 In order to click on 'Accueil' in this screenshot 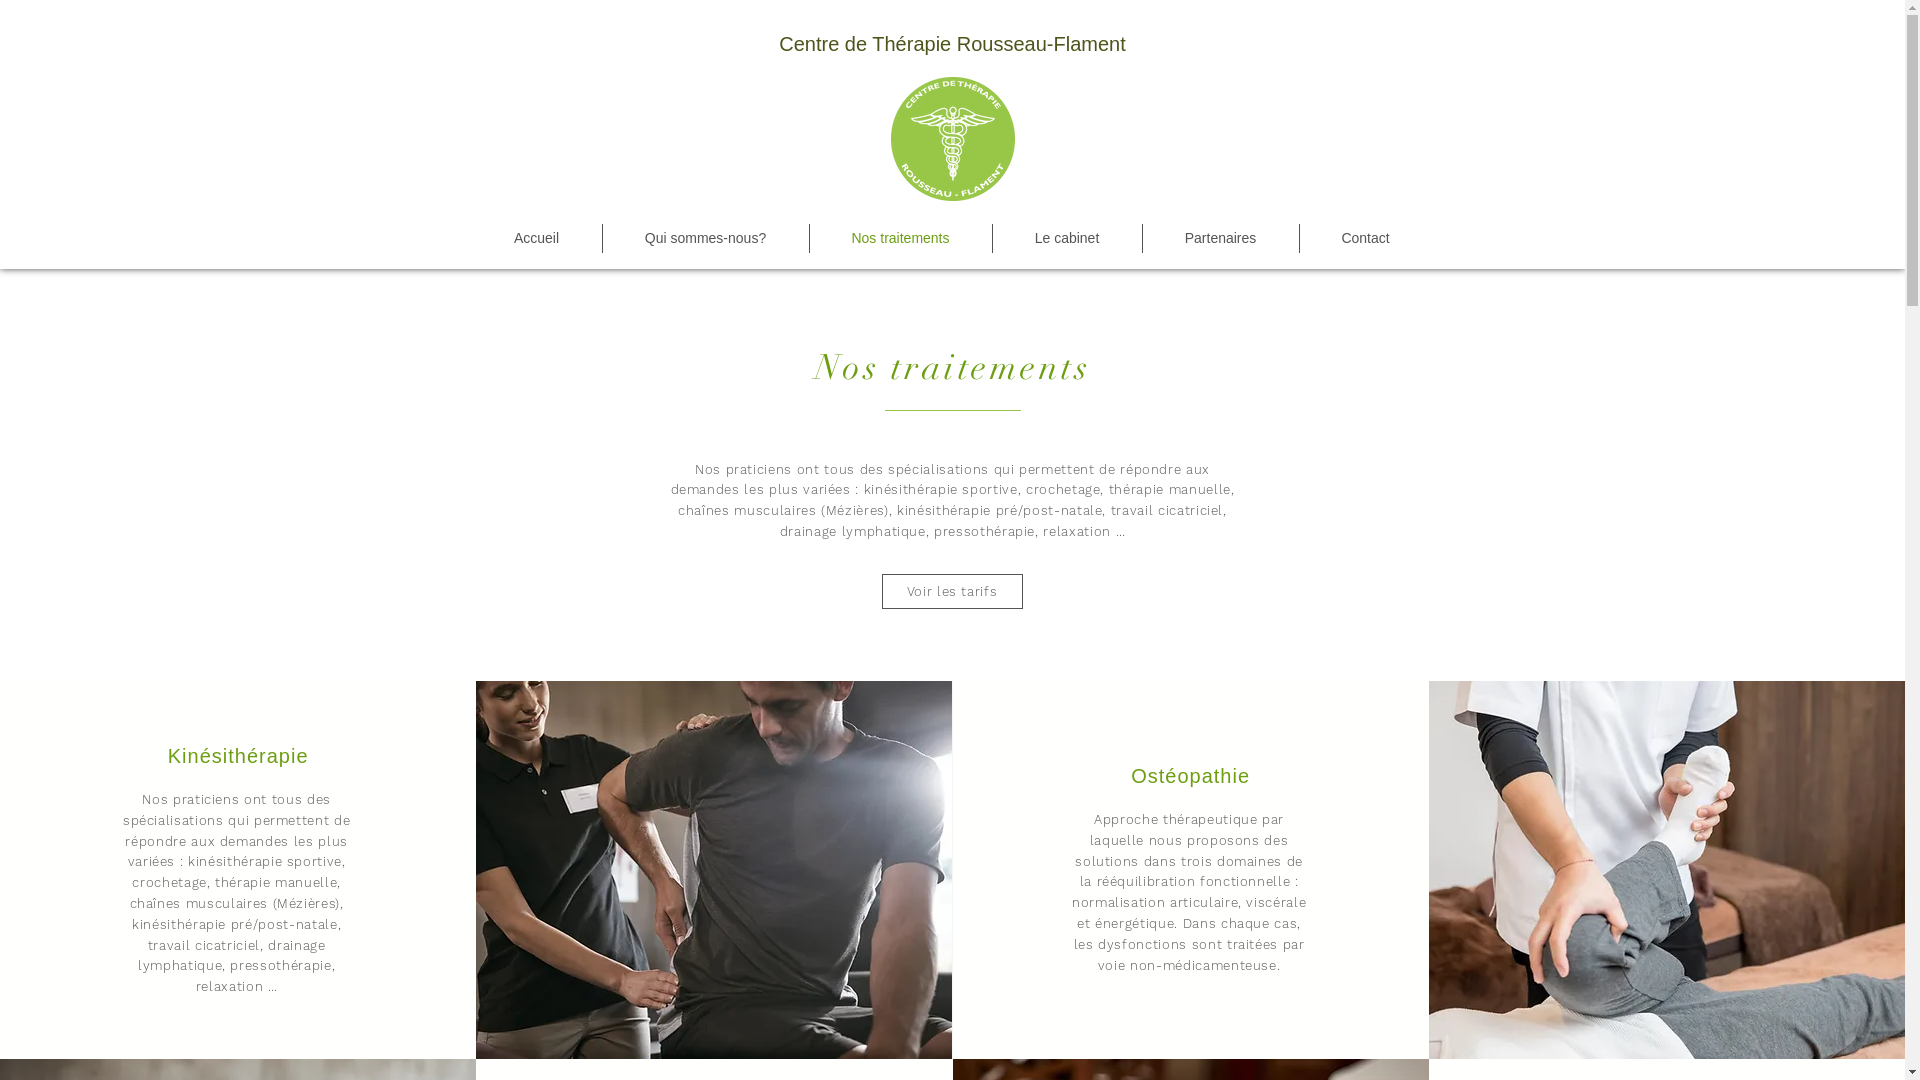, I will do `click(537, 237)`.